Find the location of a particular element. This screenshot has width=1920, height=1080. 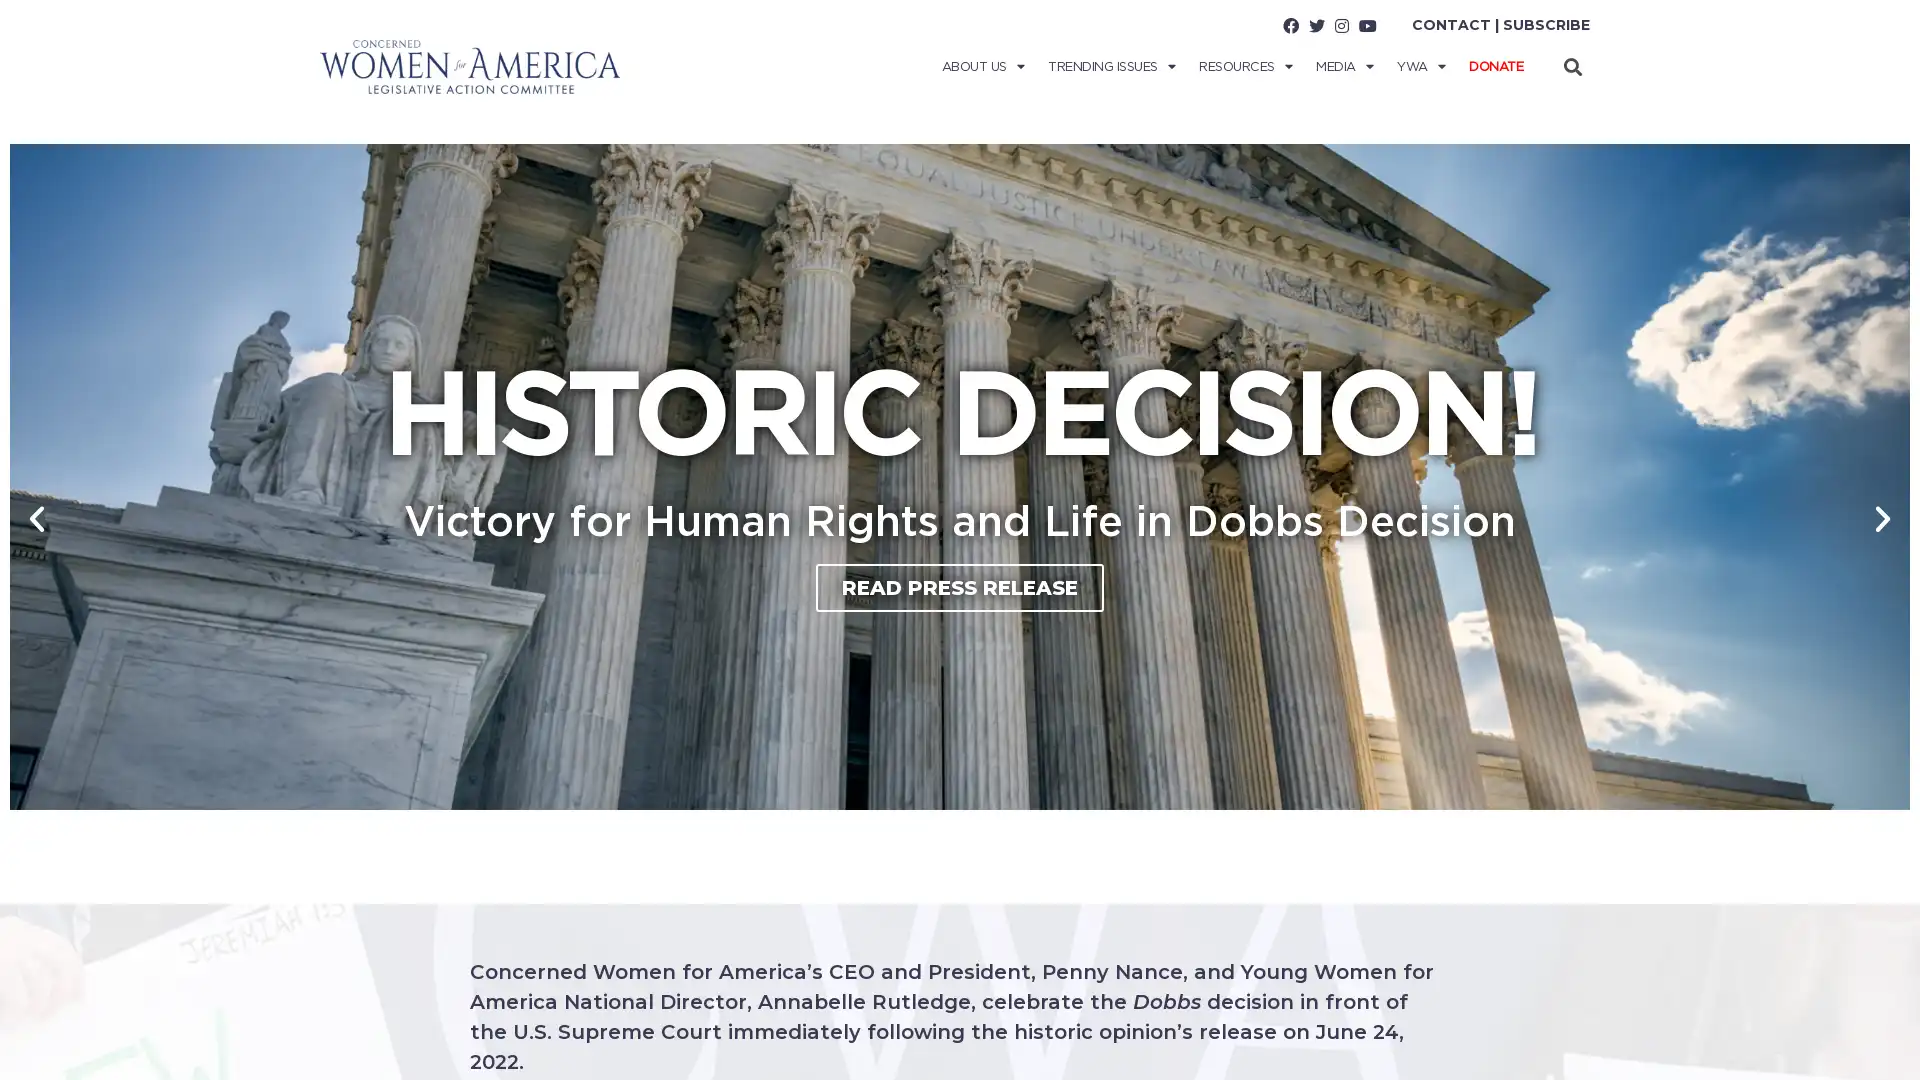

Previous slide is located at coordinates (37, 518).